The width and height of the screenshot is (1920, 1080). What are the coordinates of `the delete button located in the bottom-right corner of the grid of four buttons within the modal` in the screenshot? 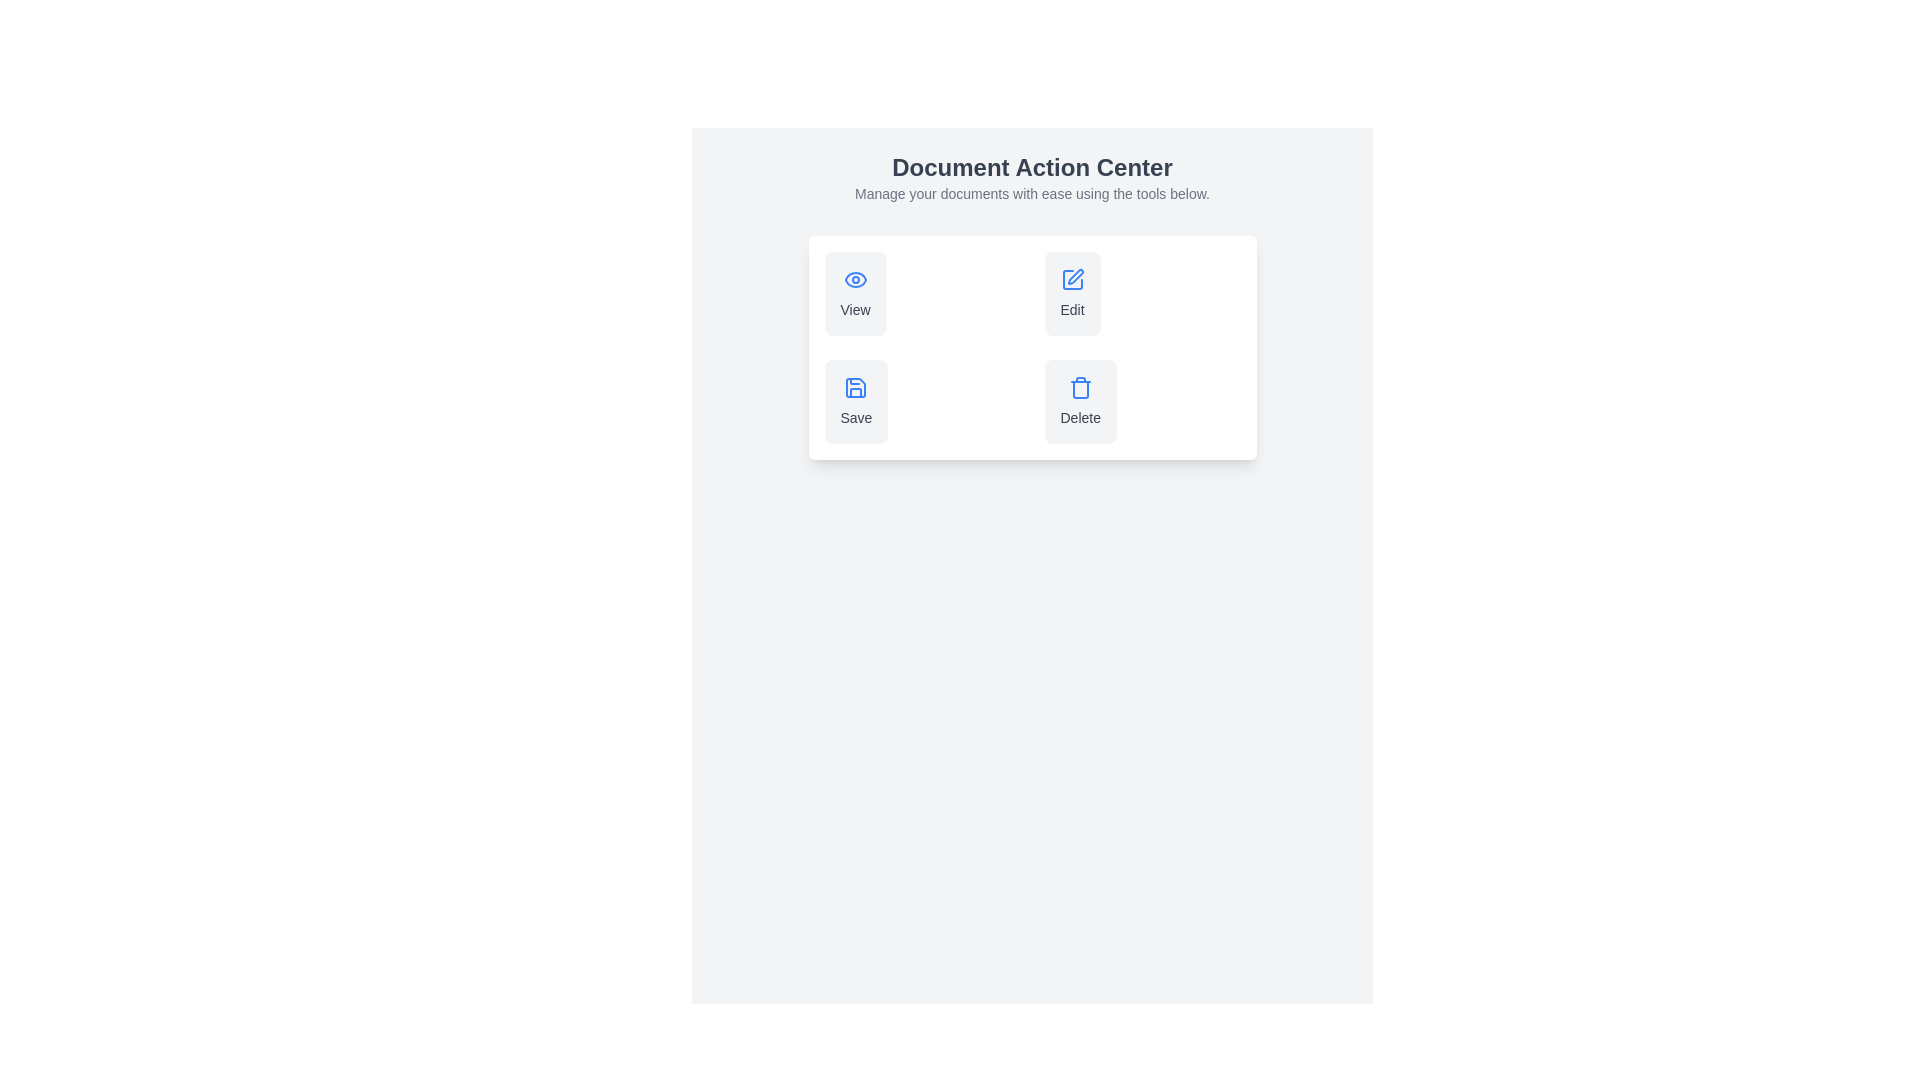 It's located at (1079, 401).